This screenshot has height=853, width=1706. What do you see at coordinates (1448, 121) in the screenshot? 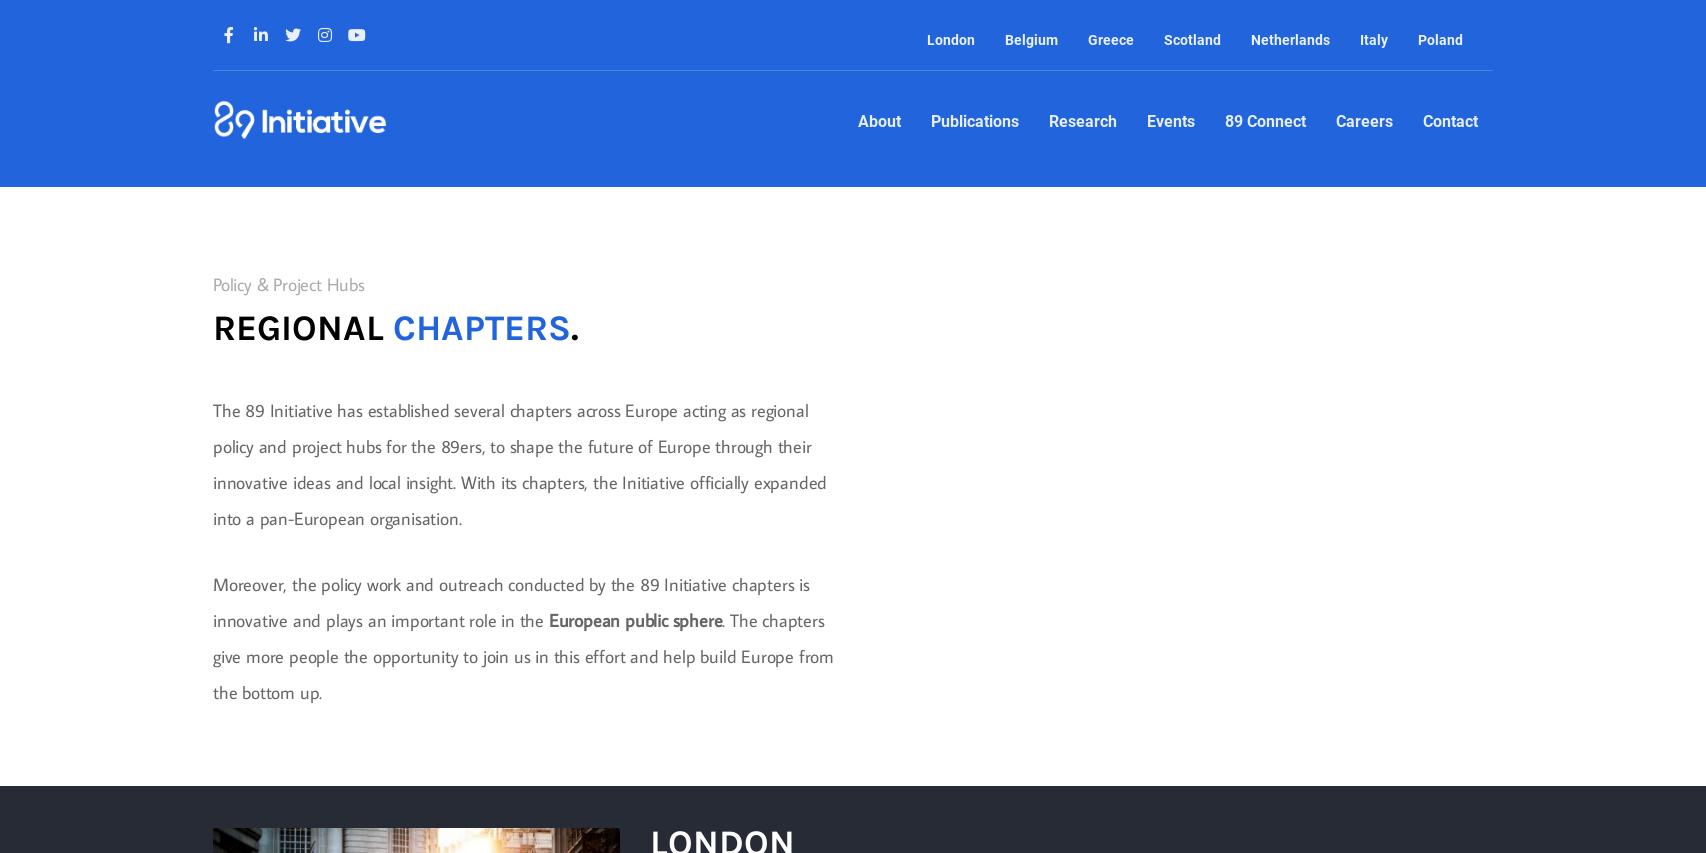
I see `'Contact'` at bounding box center [1448, 121].